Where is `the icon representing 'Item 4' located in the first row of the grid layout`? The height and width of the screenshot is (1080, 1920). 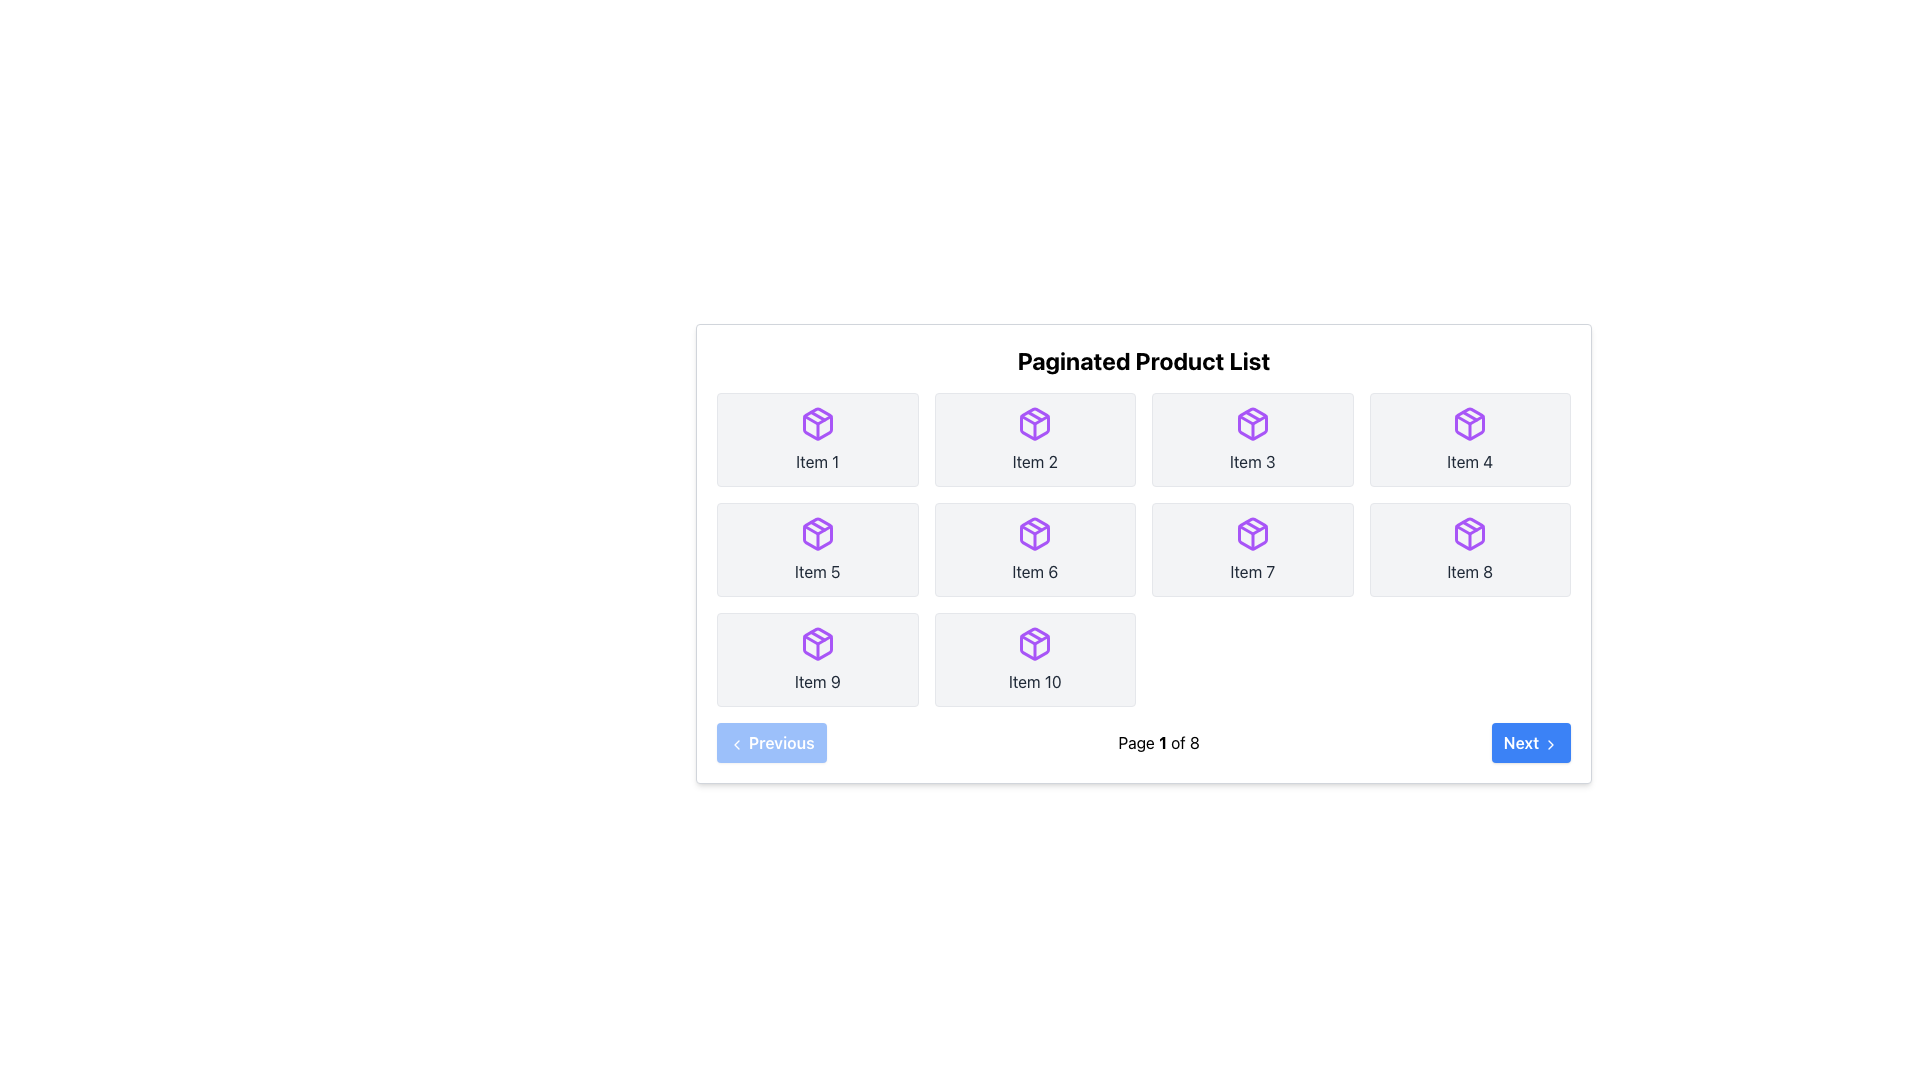 the icon representing 'Item 4' located in the first row of the grid layout is located at coordinates (1469, 423).